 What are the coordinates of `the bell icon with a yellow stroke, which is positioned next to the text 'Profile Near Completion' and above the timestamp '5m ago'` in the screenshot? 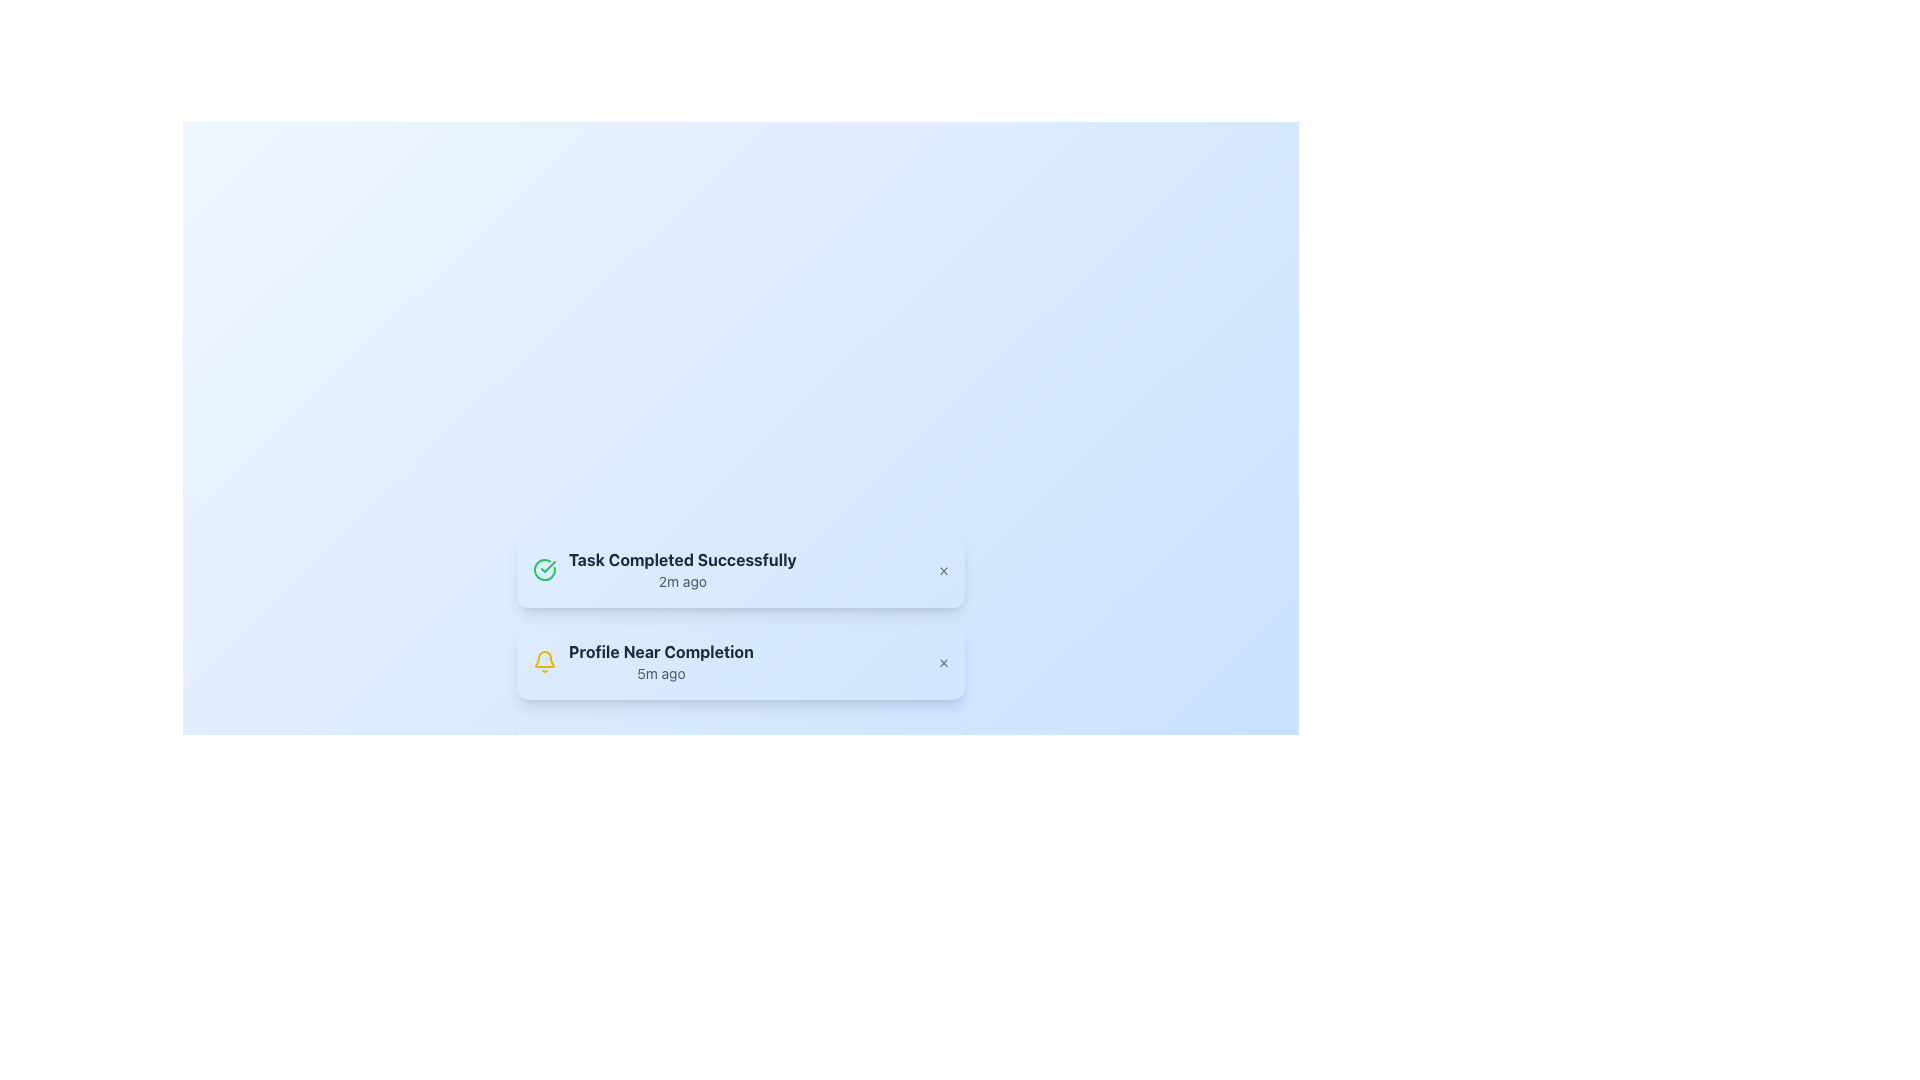 It's located at (545, 662).